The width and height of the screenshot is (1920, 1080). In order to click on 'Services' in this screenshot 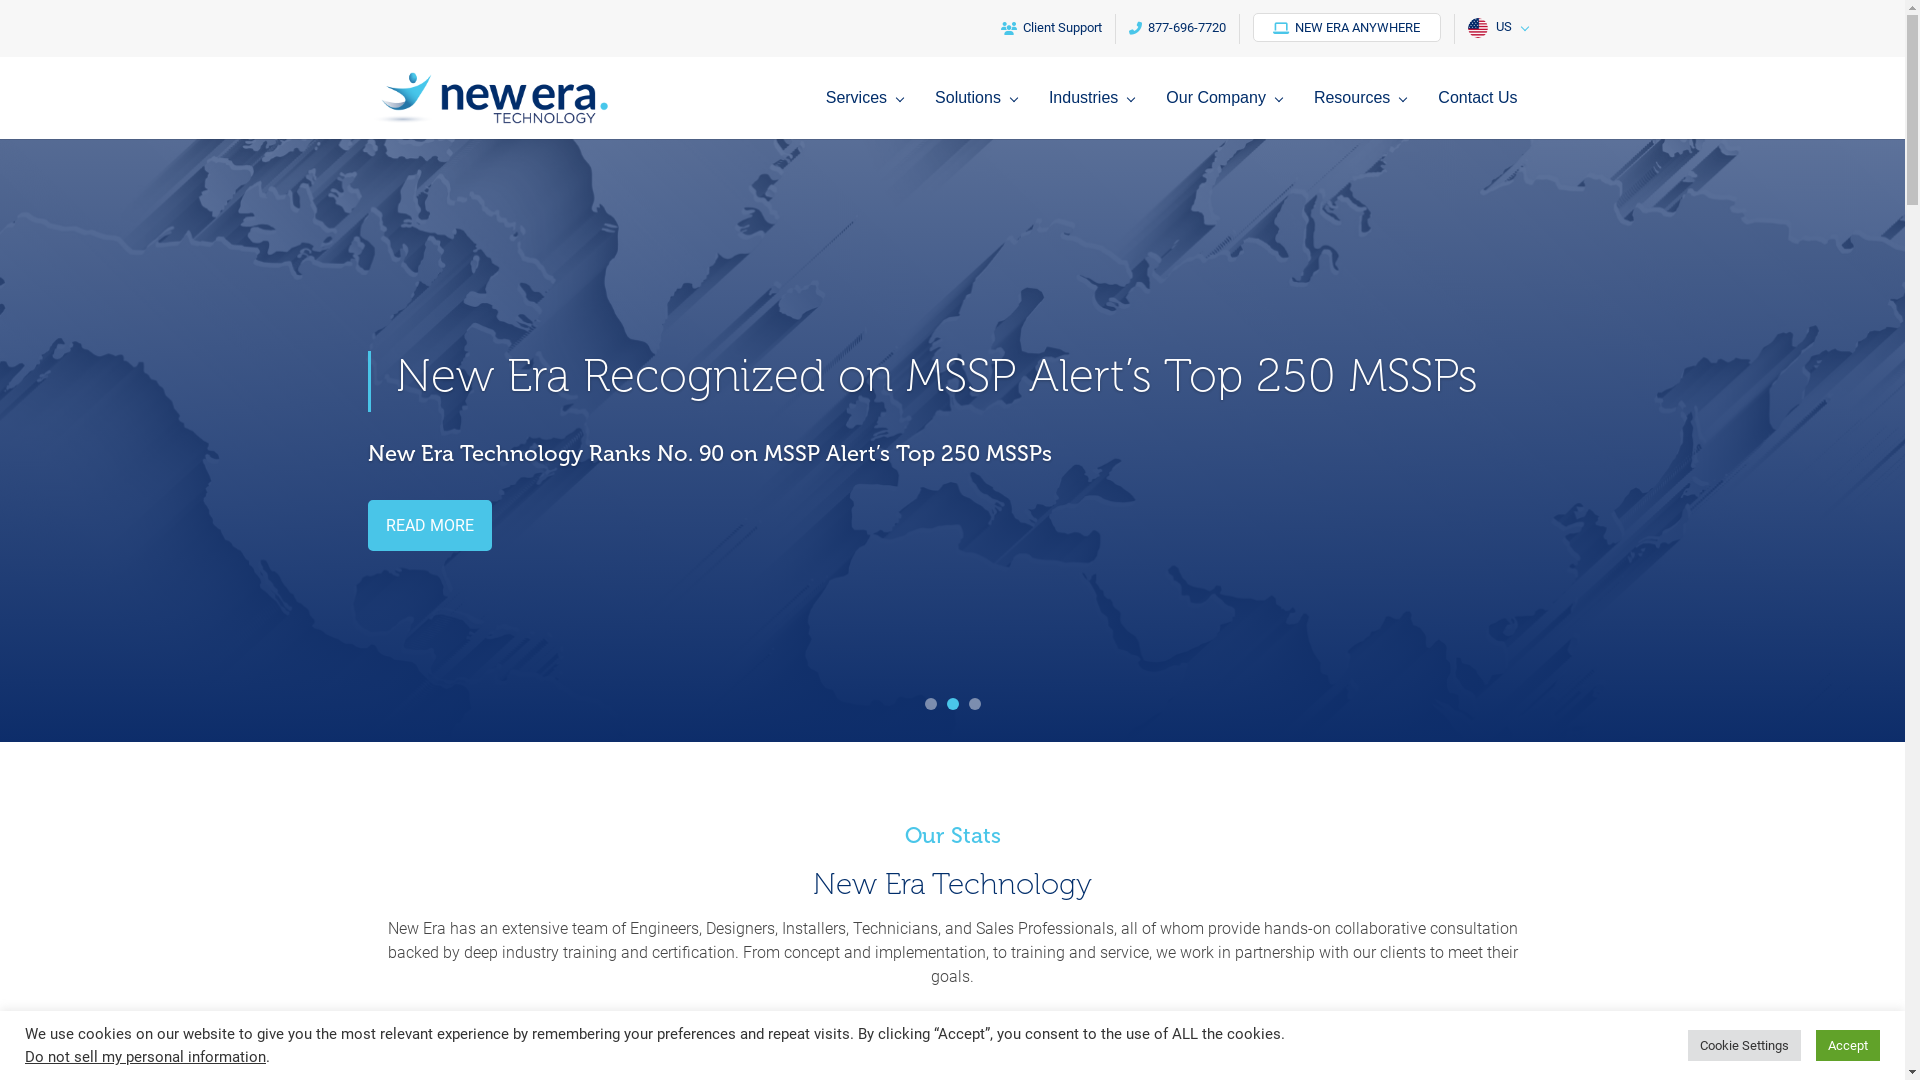, I will do `click(825, 114)`.